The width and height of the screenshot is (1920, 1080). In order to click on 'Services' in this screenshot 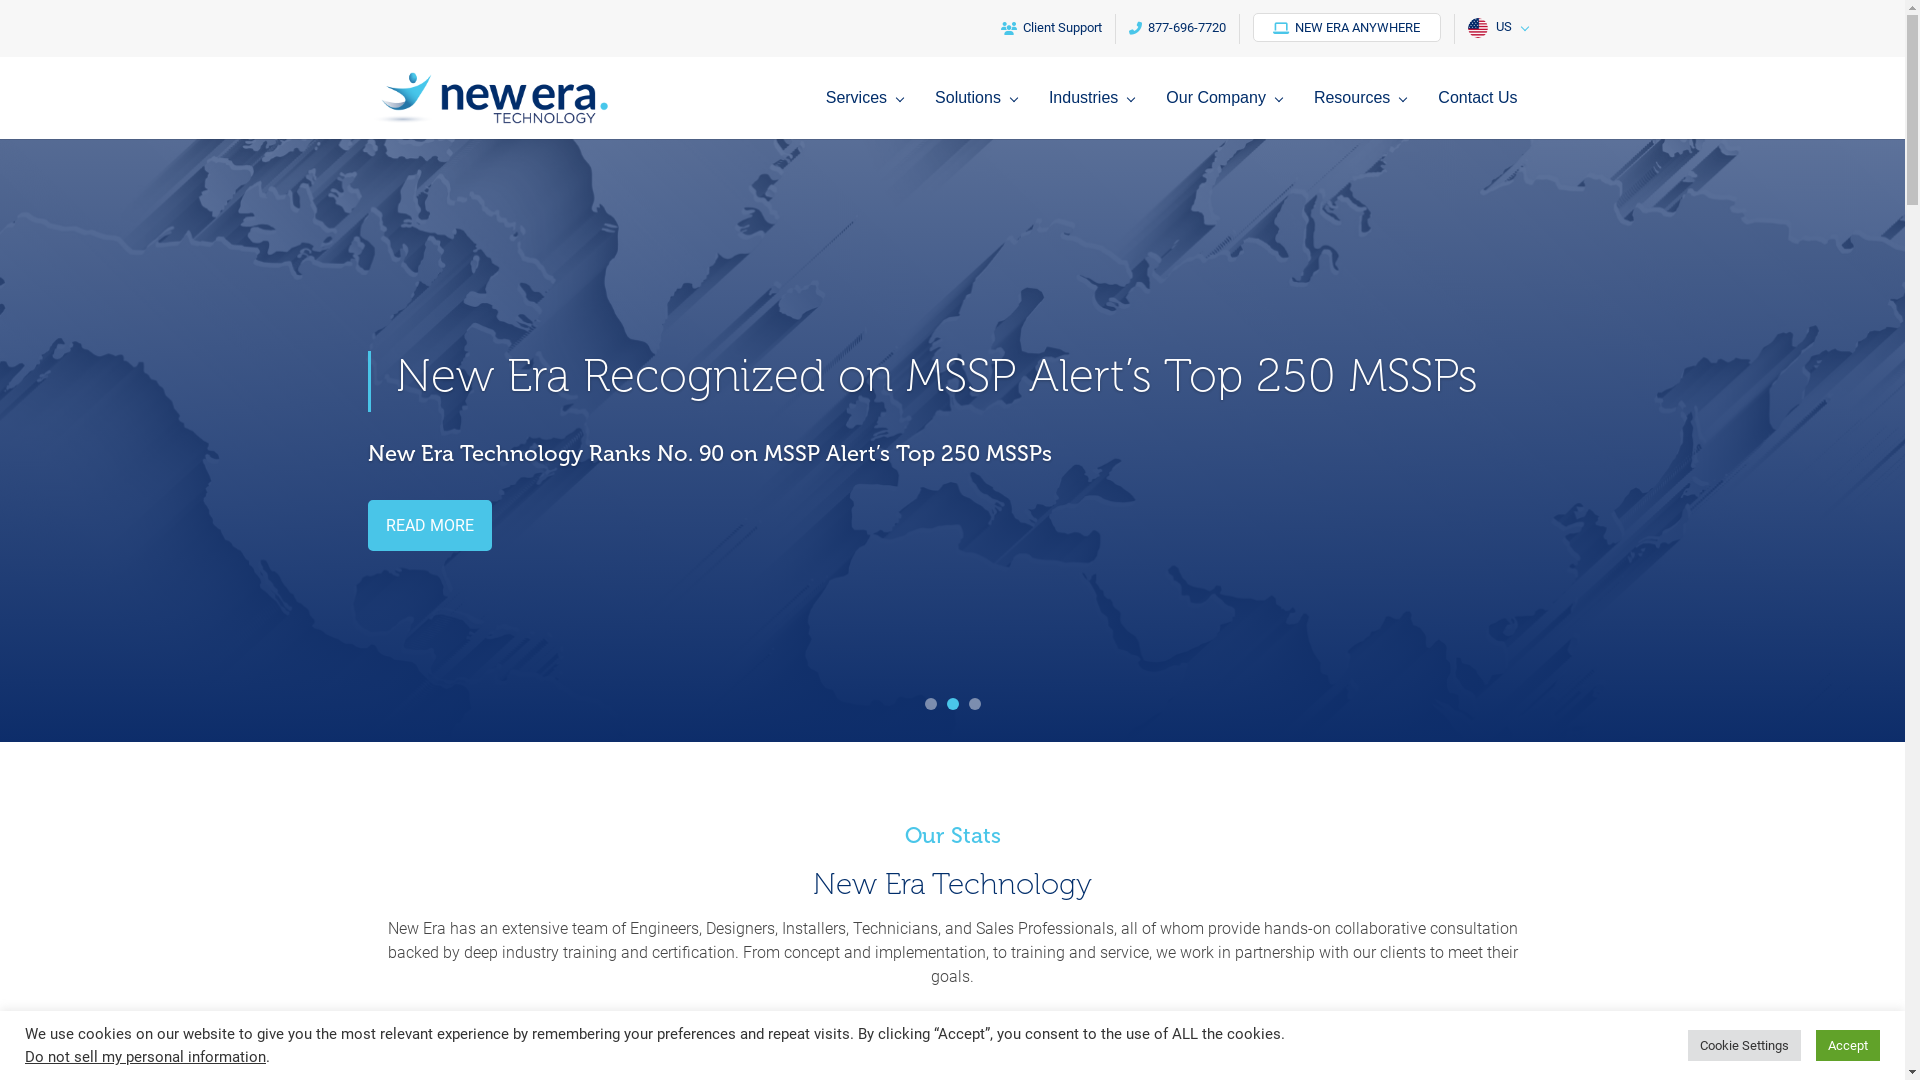, I will do `click(825, 114)`.